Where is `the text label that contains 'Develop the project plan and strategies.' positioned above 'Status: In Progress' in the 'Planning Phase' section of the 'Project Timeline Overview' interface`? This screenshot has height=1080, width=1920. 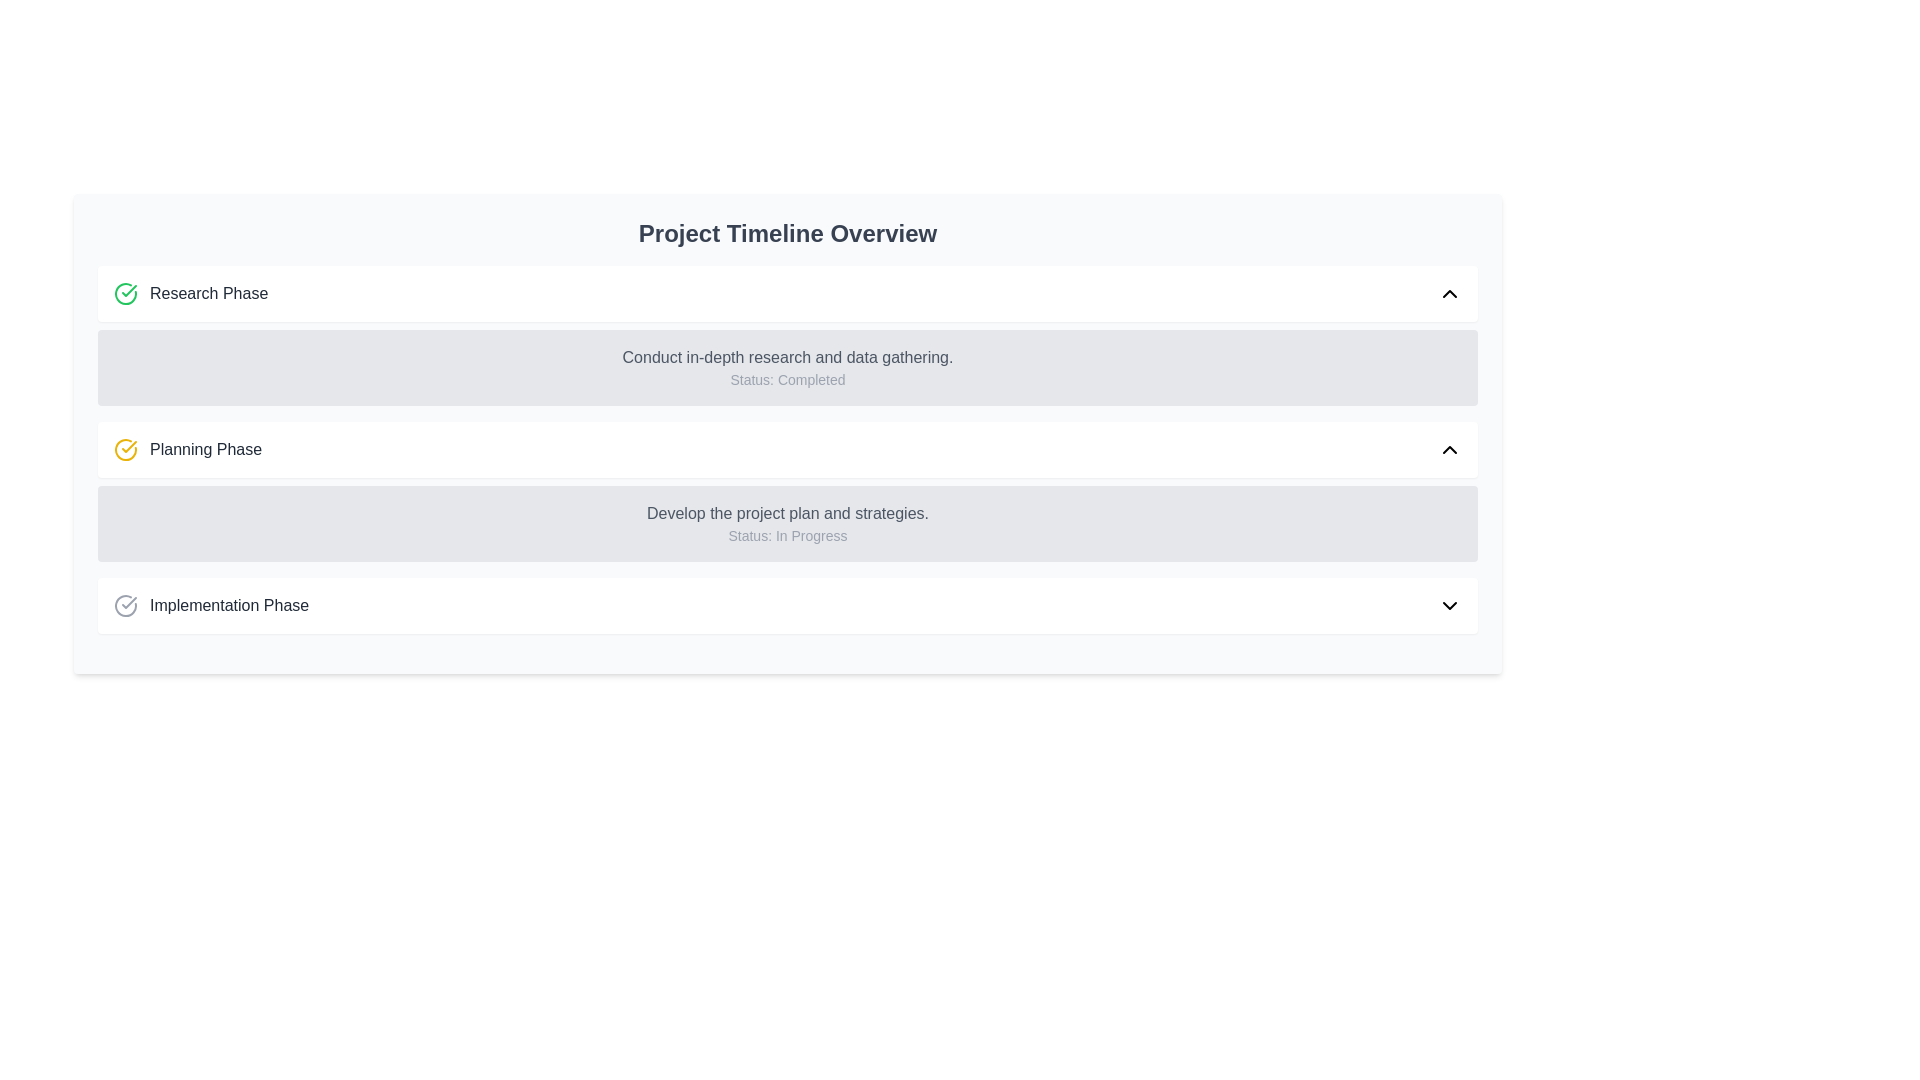
the text label that contains 'Develop the project plan and strategies.' positioned above 'Status: In Progress' in the 'Planning Phase' section of the 'Project Timeline Overview' interface is located at coordinates (786, 512).